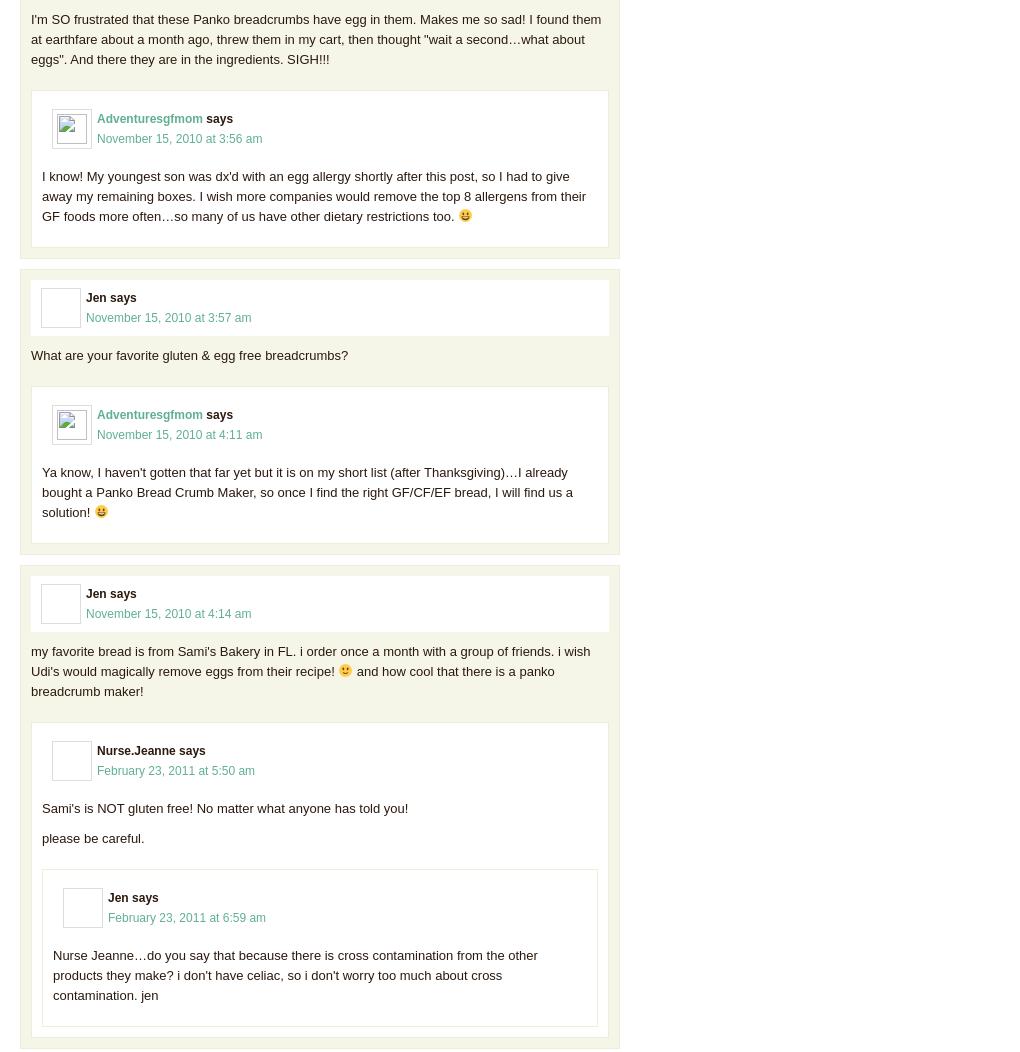 This screenshot has width=1020, height=1052. What do you see at coordinates (168, 315) in the screenshot?
I see `'November 15, 2010 at 3:57 am'` at bounding box center [168, 315].